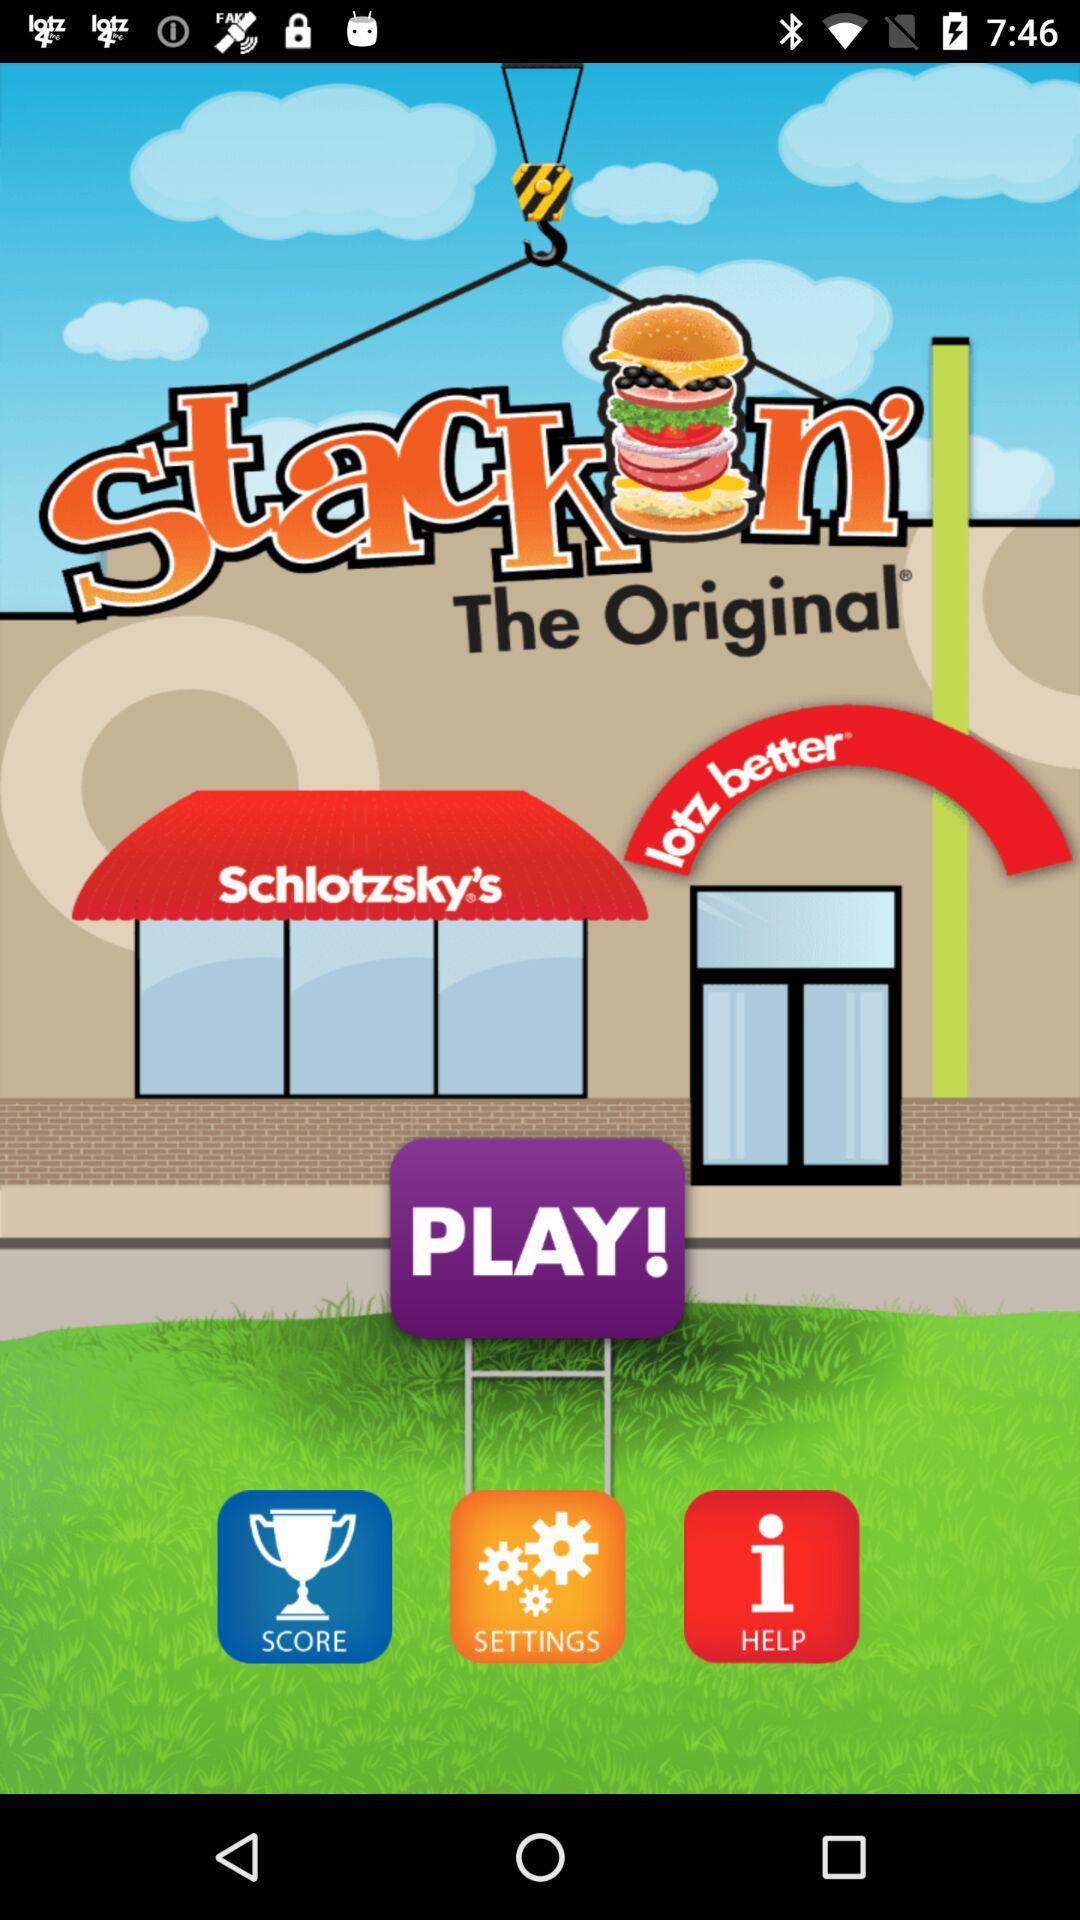  Describe the element at coordinates (771, 1575) in the screenshot. I see `help box option` at that location.